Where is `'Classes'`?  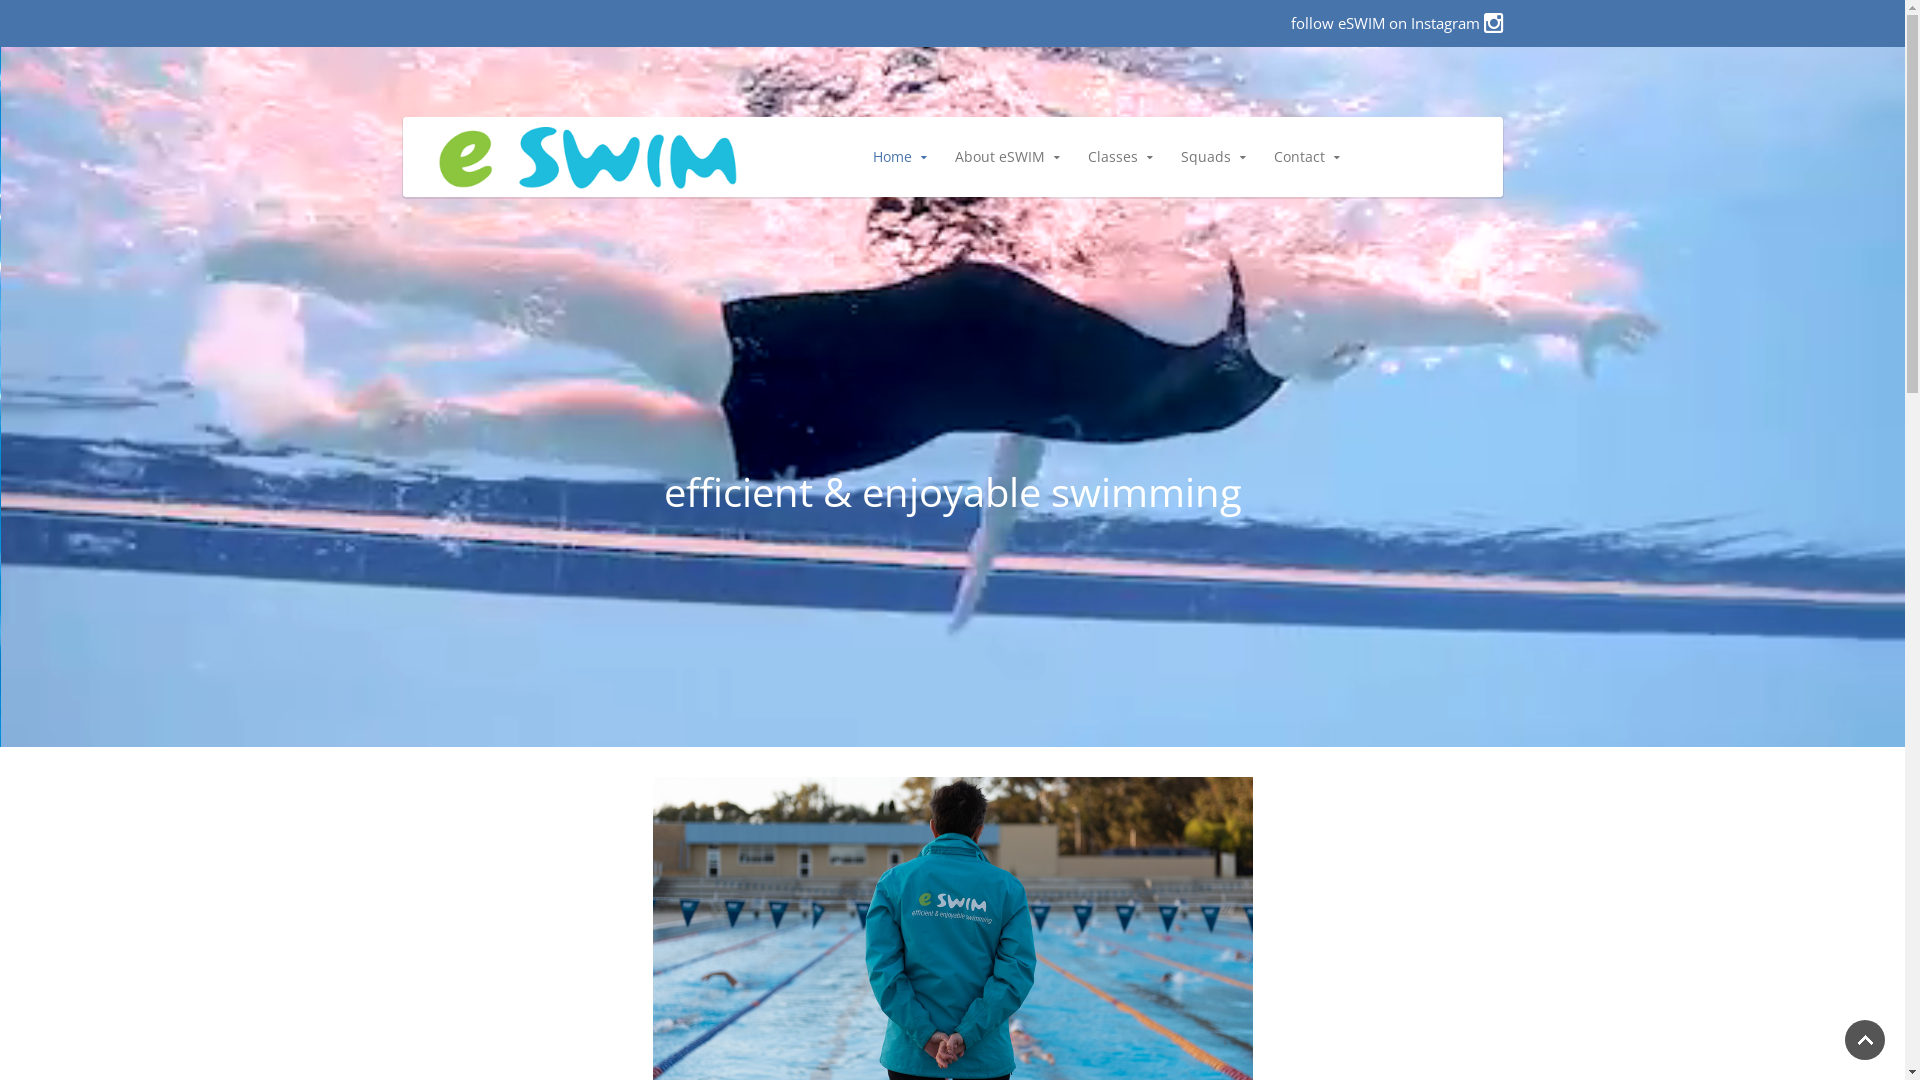
'Classes' is located at coordinates (1115, 156).